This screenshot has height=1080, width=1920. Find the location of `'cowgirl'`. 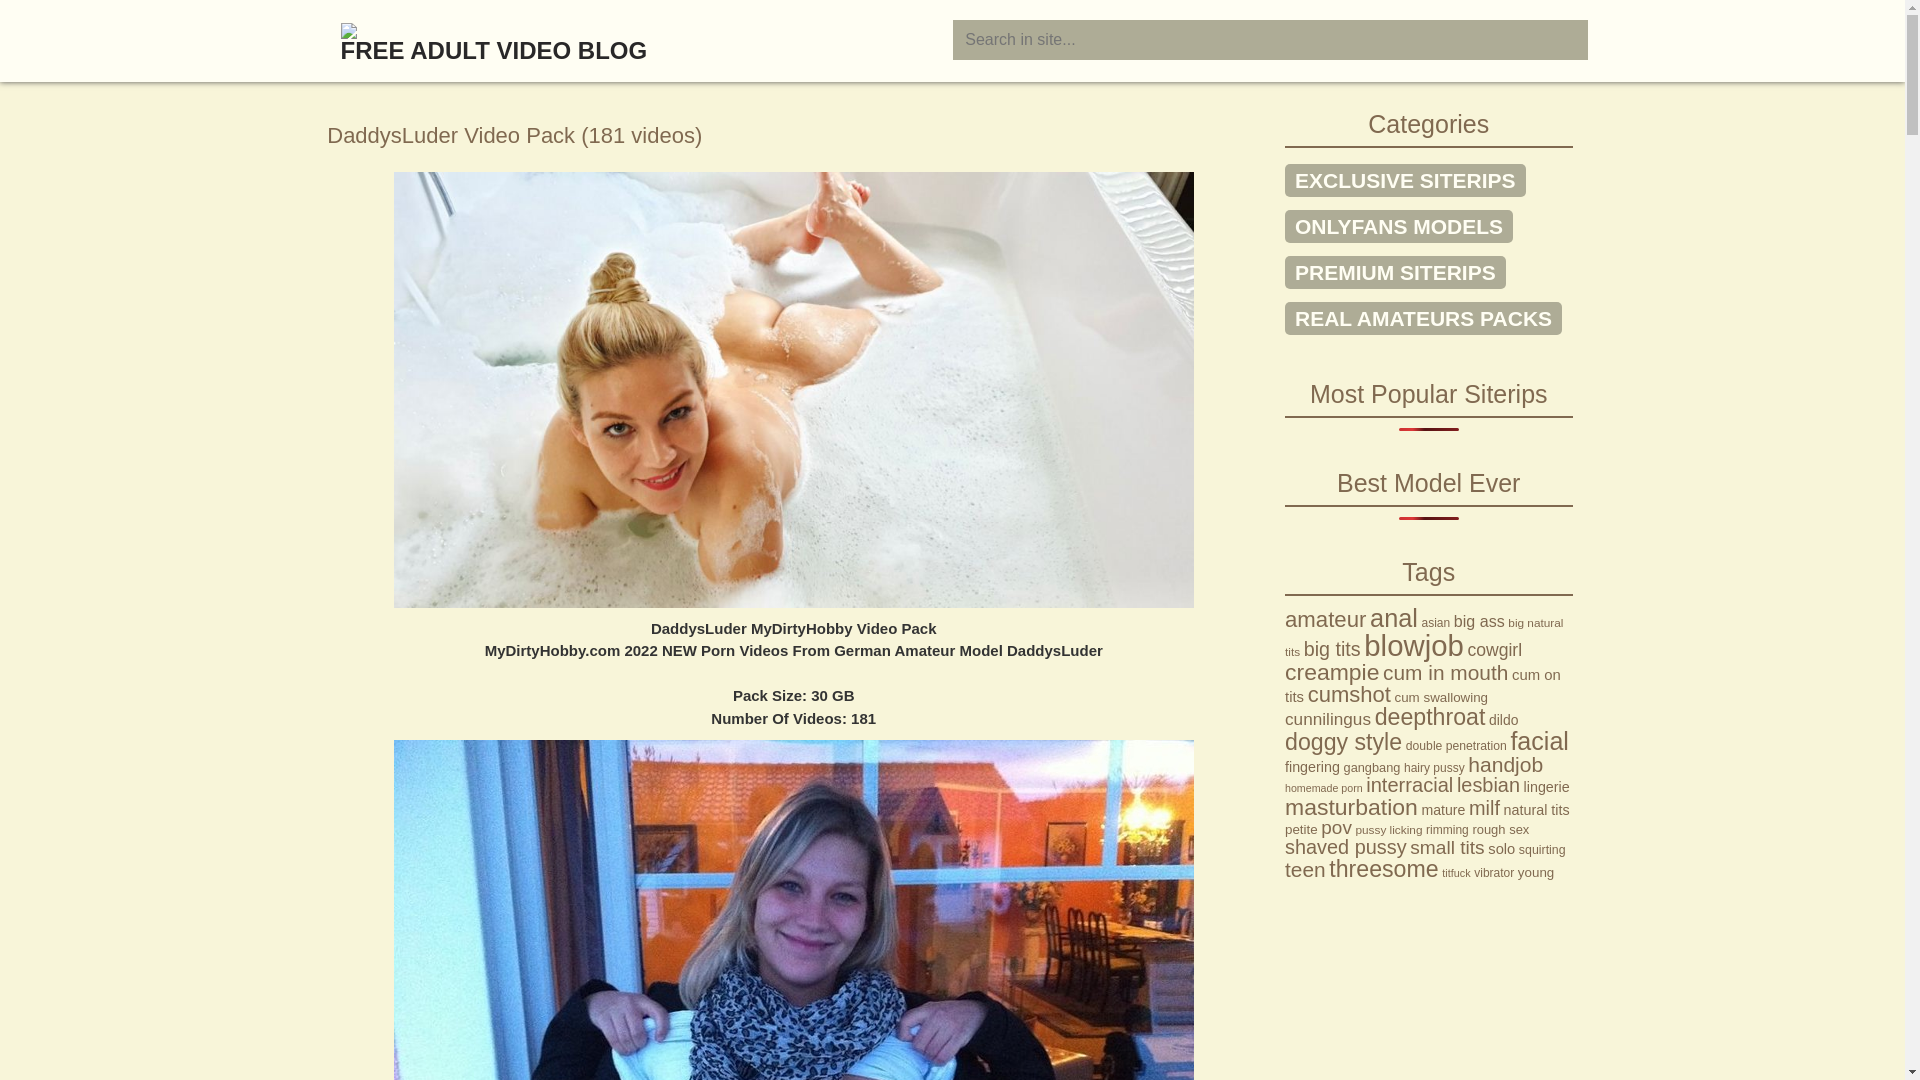

'cowgirl' is located at coordinates (1494, 650).